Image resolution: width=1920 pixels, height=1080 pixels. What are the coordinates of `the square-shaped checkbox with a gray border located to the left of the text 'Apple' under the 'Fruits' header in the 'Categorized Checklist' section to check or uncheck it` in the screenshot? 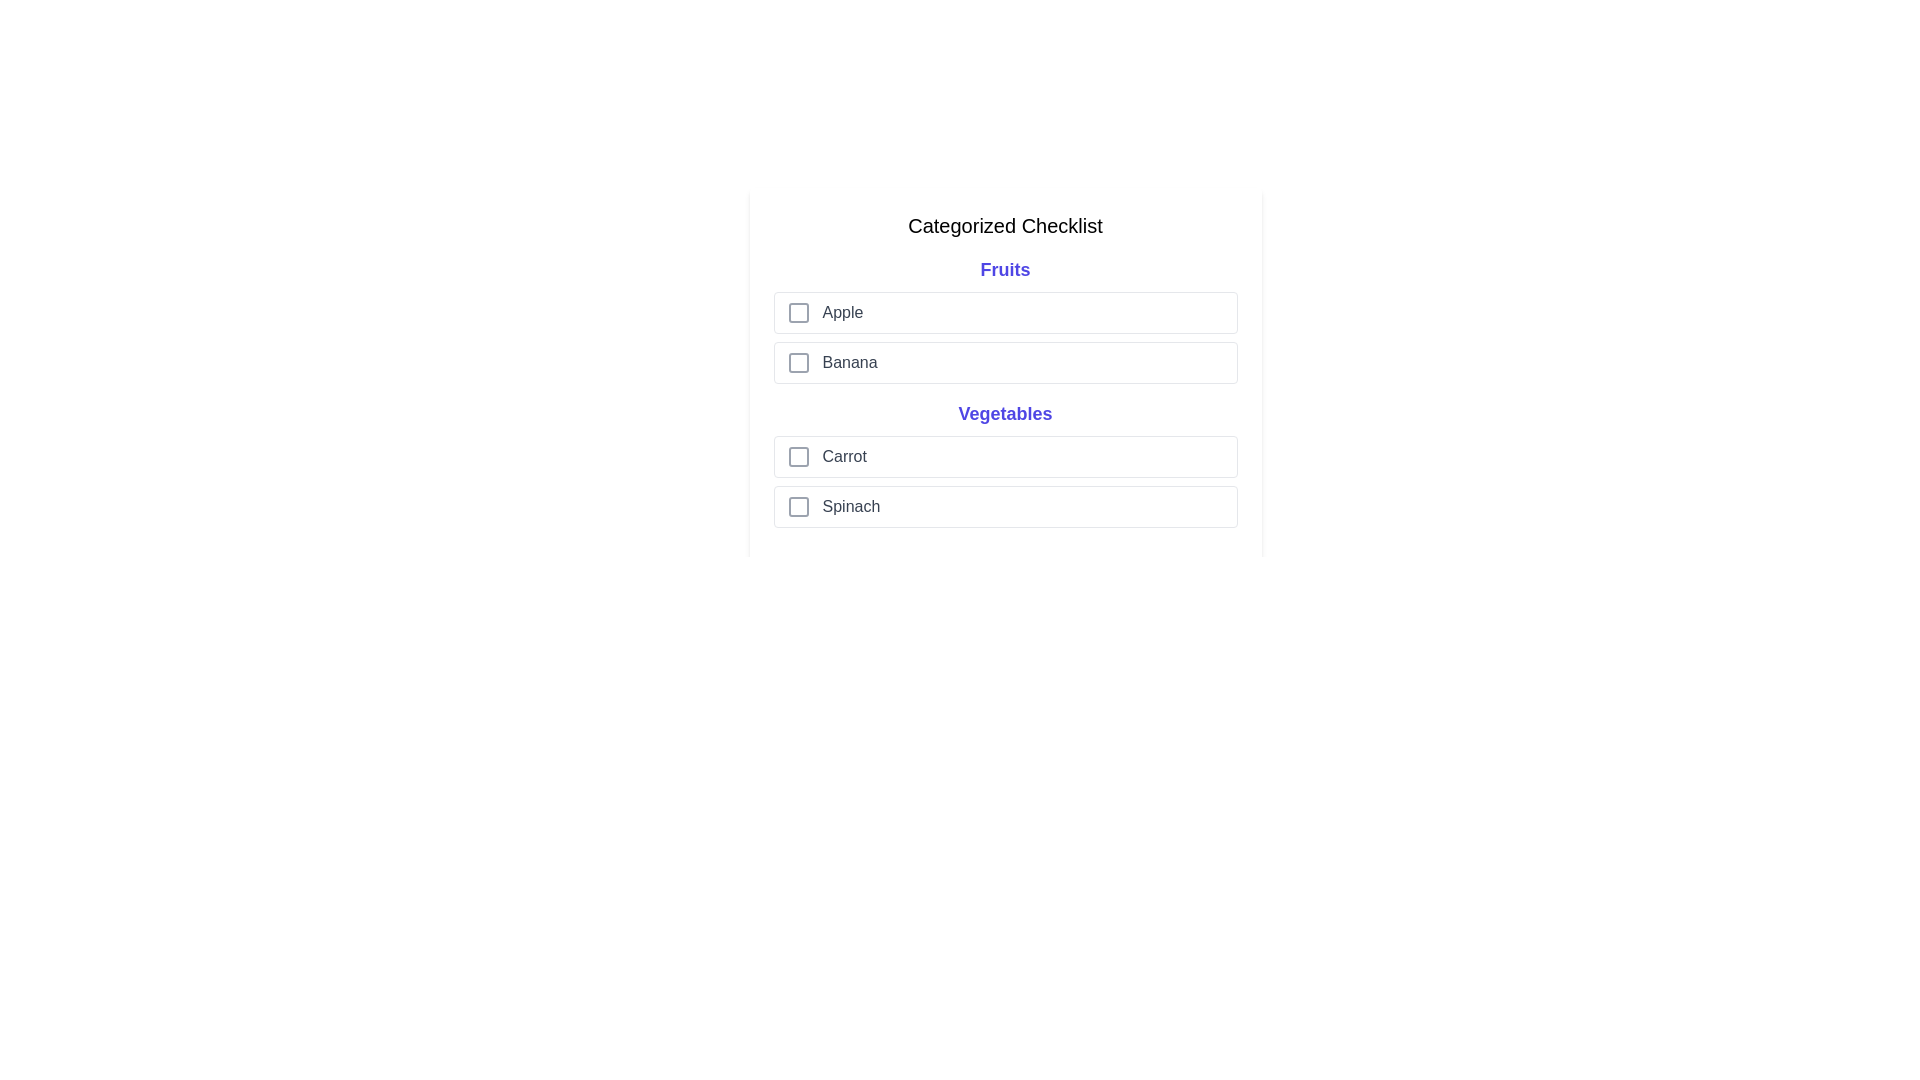 It's located at (797, 312).